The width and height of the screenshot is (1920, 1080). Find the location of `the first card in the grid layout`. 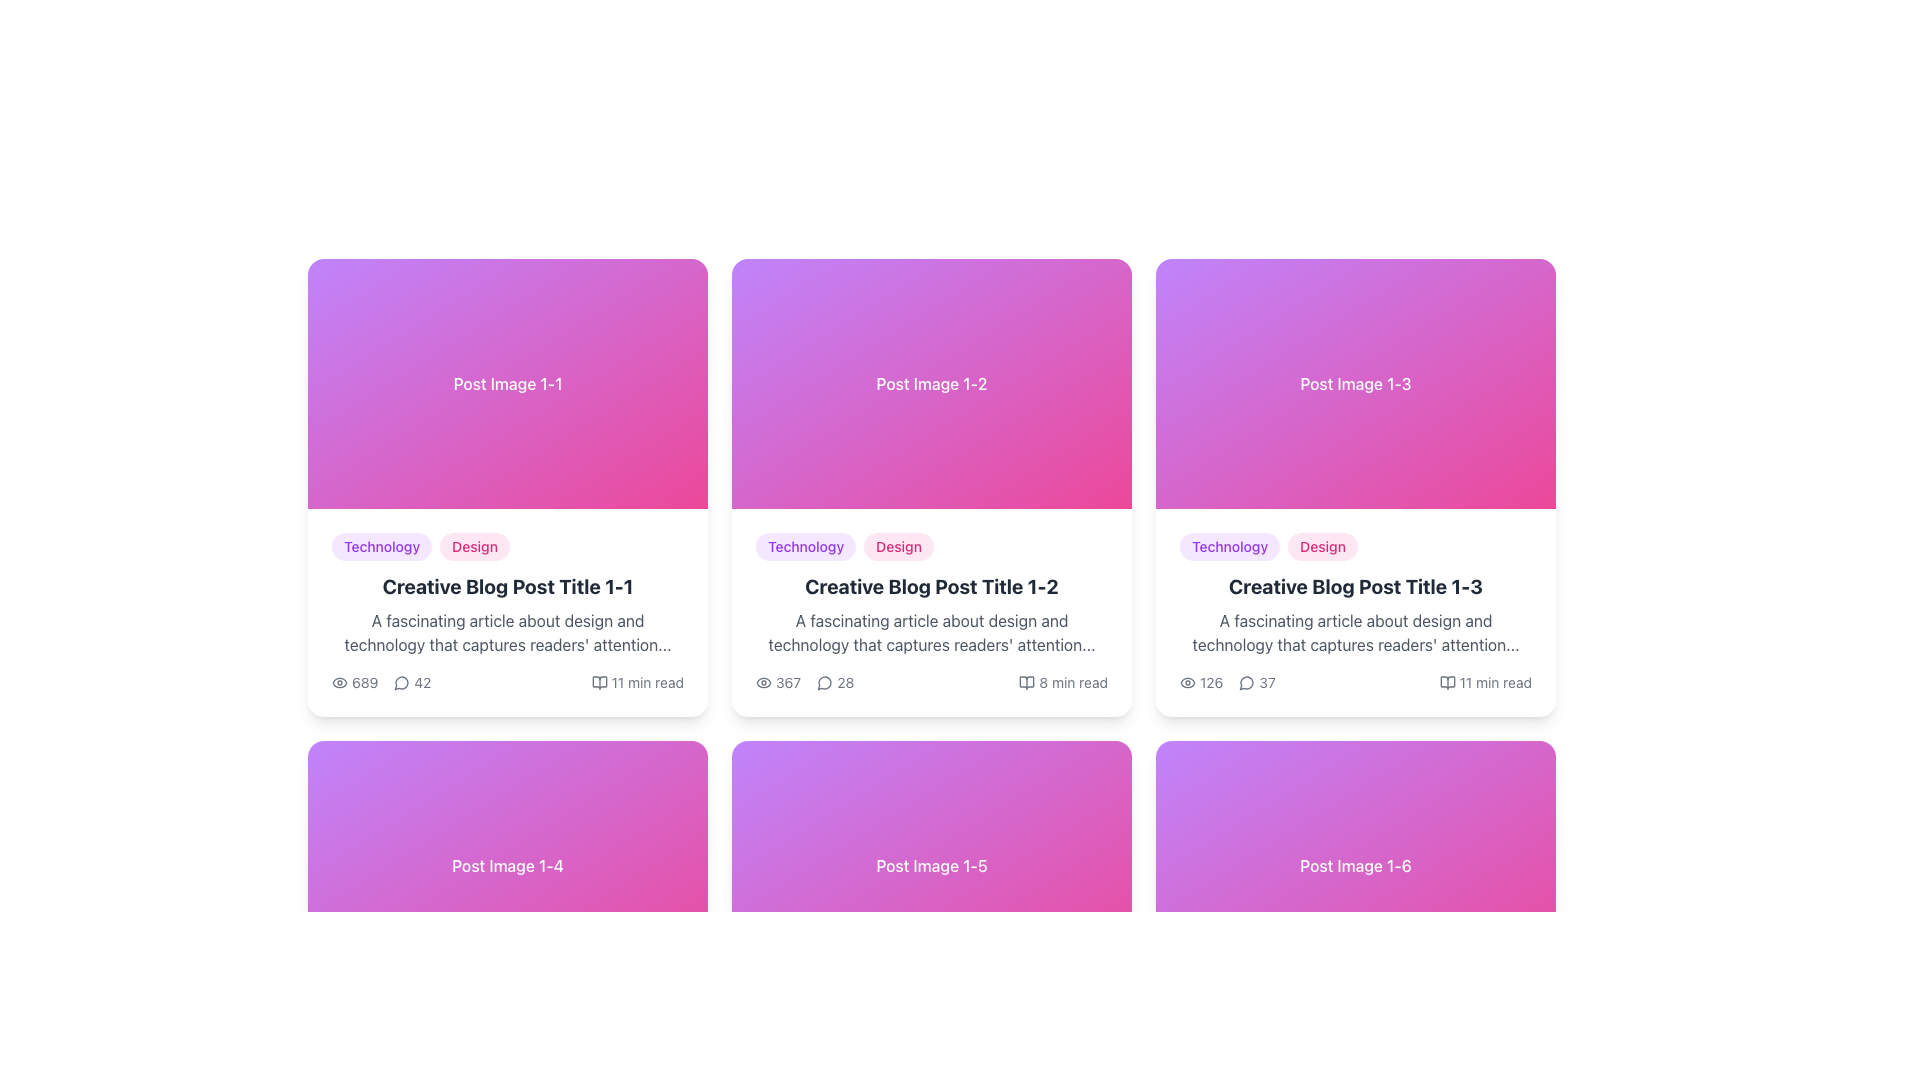

the first card in the grid layout is located at coordinates (508, 488).